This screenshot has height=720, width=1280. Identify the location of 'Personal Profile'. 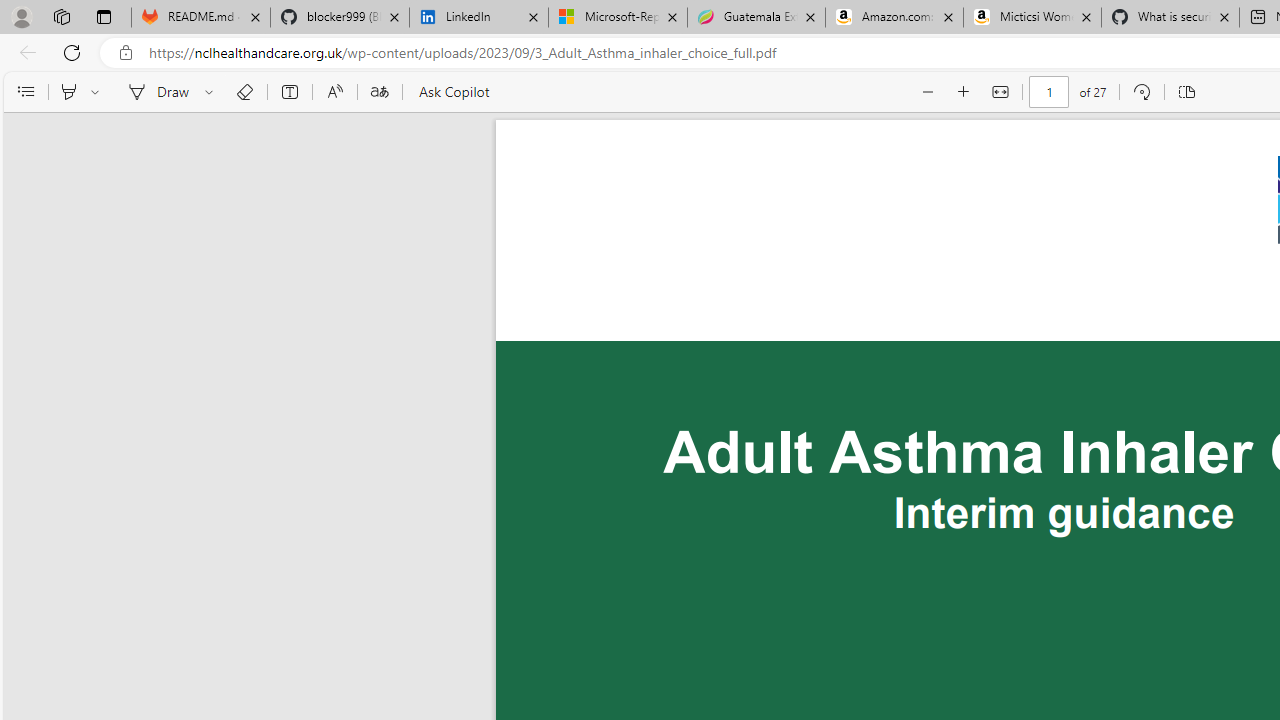
(21, 16).